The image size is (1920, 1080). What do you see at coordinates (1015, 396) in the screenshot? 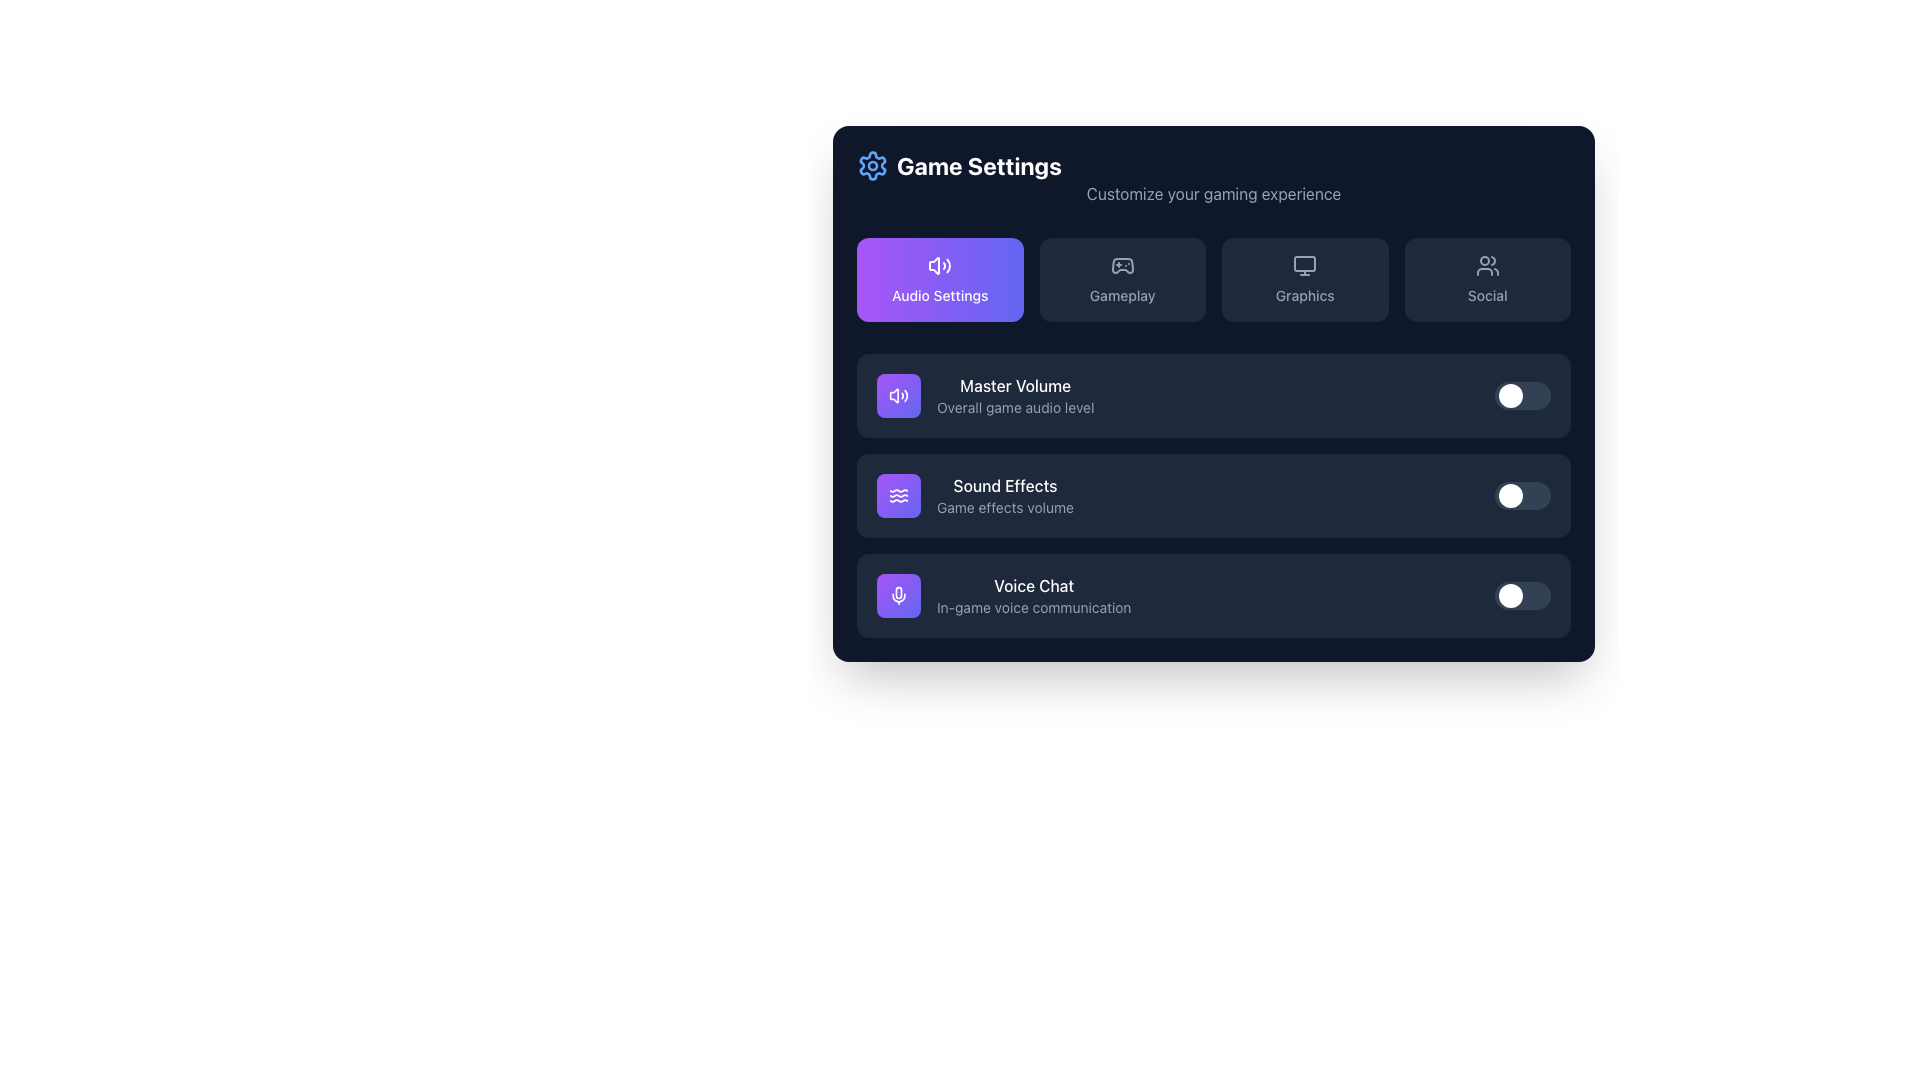
I see `the 'Master Volume' text label in the 'Audio Settings' section, which is bold and part of a list component, located to the right of a purple speaker icon` at bounding box center [1015, 396].